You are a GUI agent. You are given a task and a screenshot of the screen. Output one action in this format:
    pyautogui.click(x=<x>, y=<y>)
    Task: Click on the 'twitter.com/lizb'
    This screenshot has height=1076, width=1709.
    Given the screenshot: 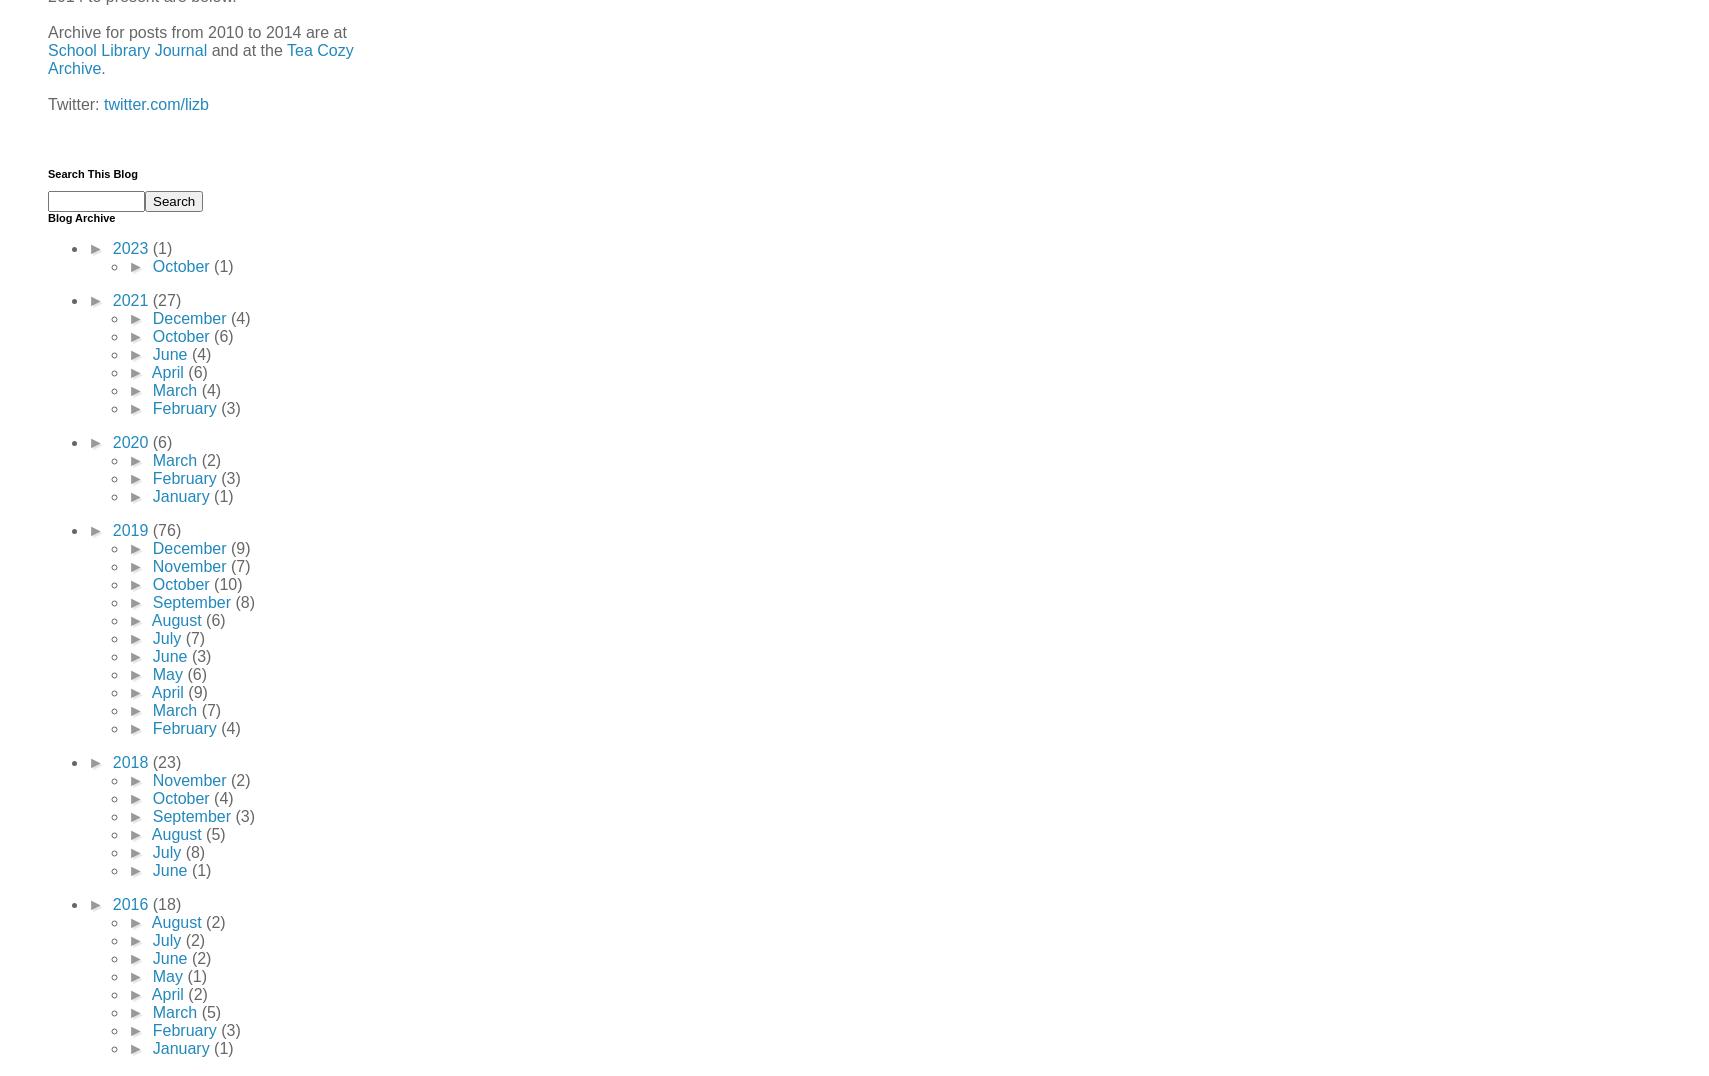 What is the action you would take?
    pyautogui.click(x=155, y=102)
    